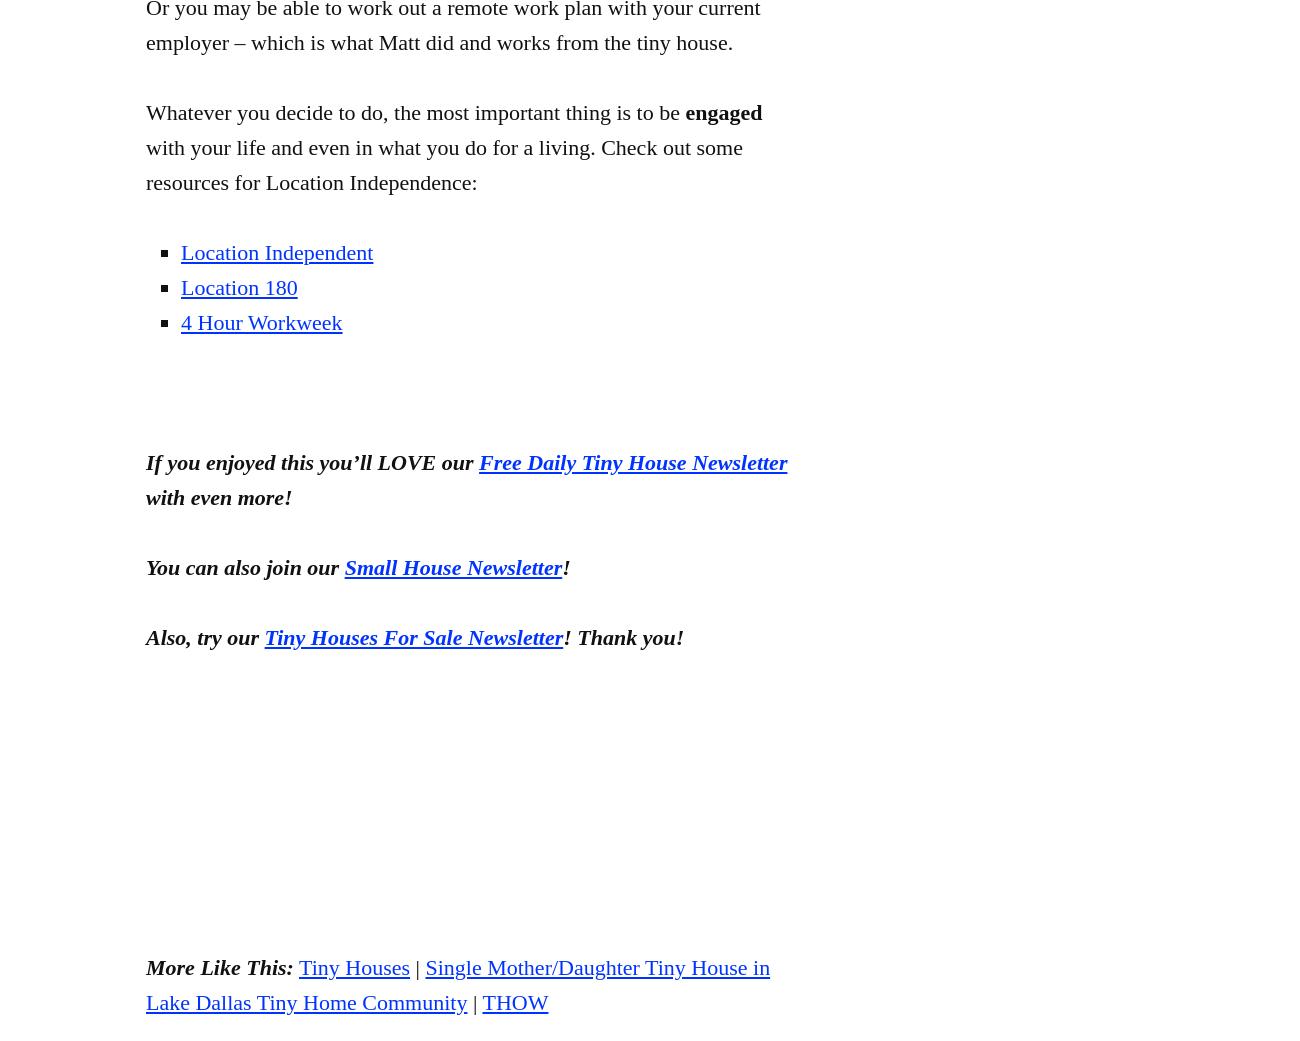 Image resolution: width=1300 pixels, height=1041 pixels. What do you see at coordinates (144, 567) in the screenshot?
I see `'You can also join our'` at bounding box center [144, 567].